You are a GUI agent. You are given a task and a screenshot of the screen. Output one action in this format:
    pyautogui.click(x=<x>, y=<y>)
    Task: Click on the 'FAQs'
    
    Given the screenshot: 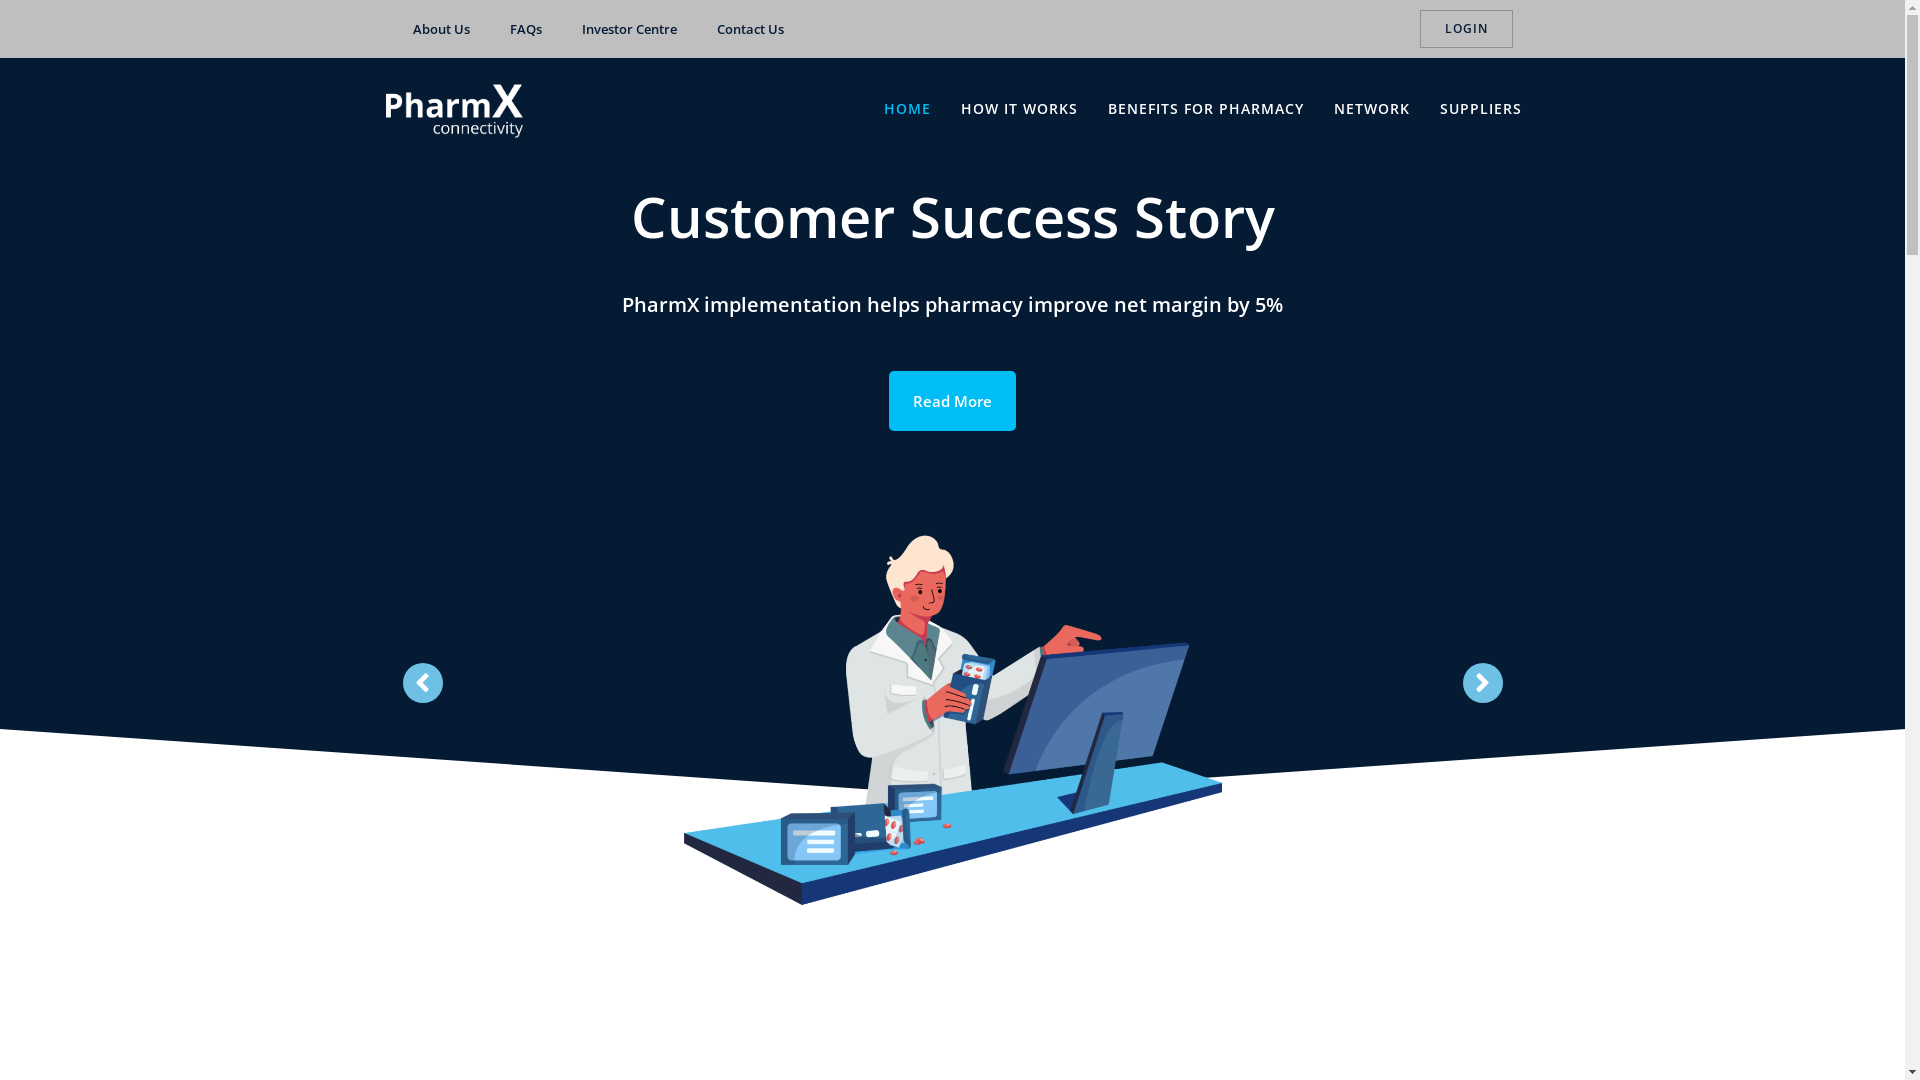 What is the action you would take?
    pyautogui.click(x=489, y=29)
    